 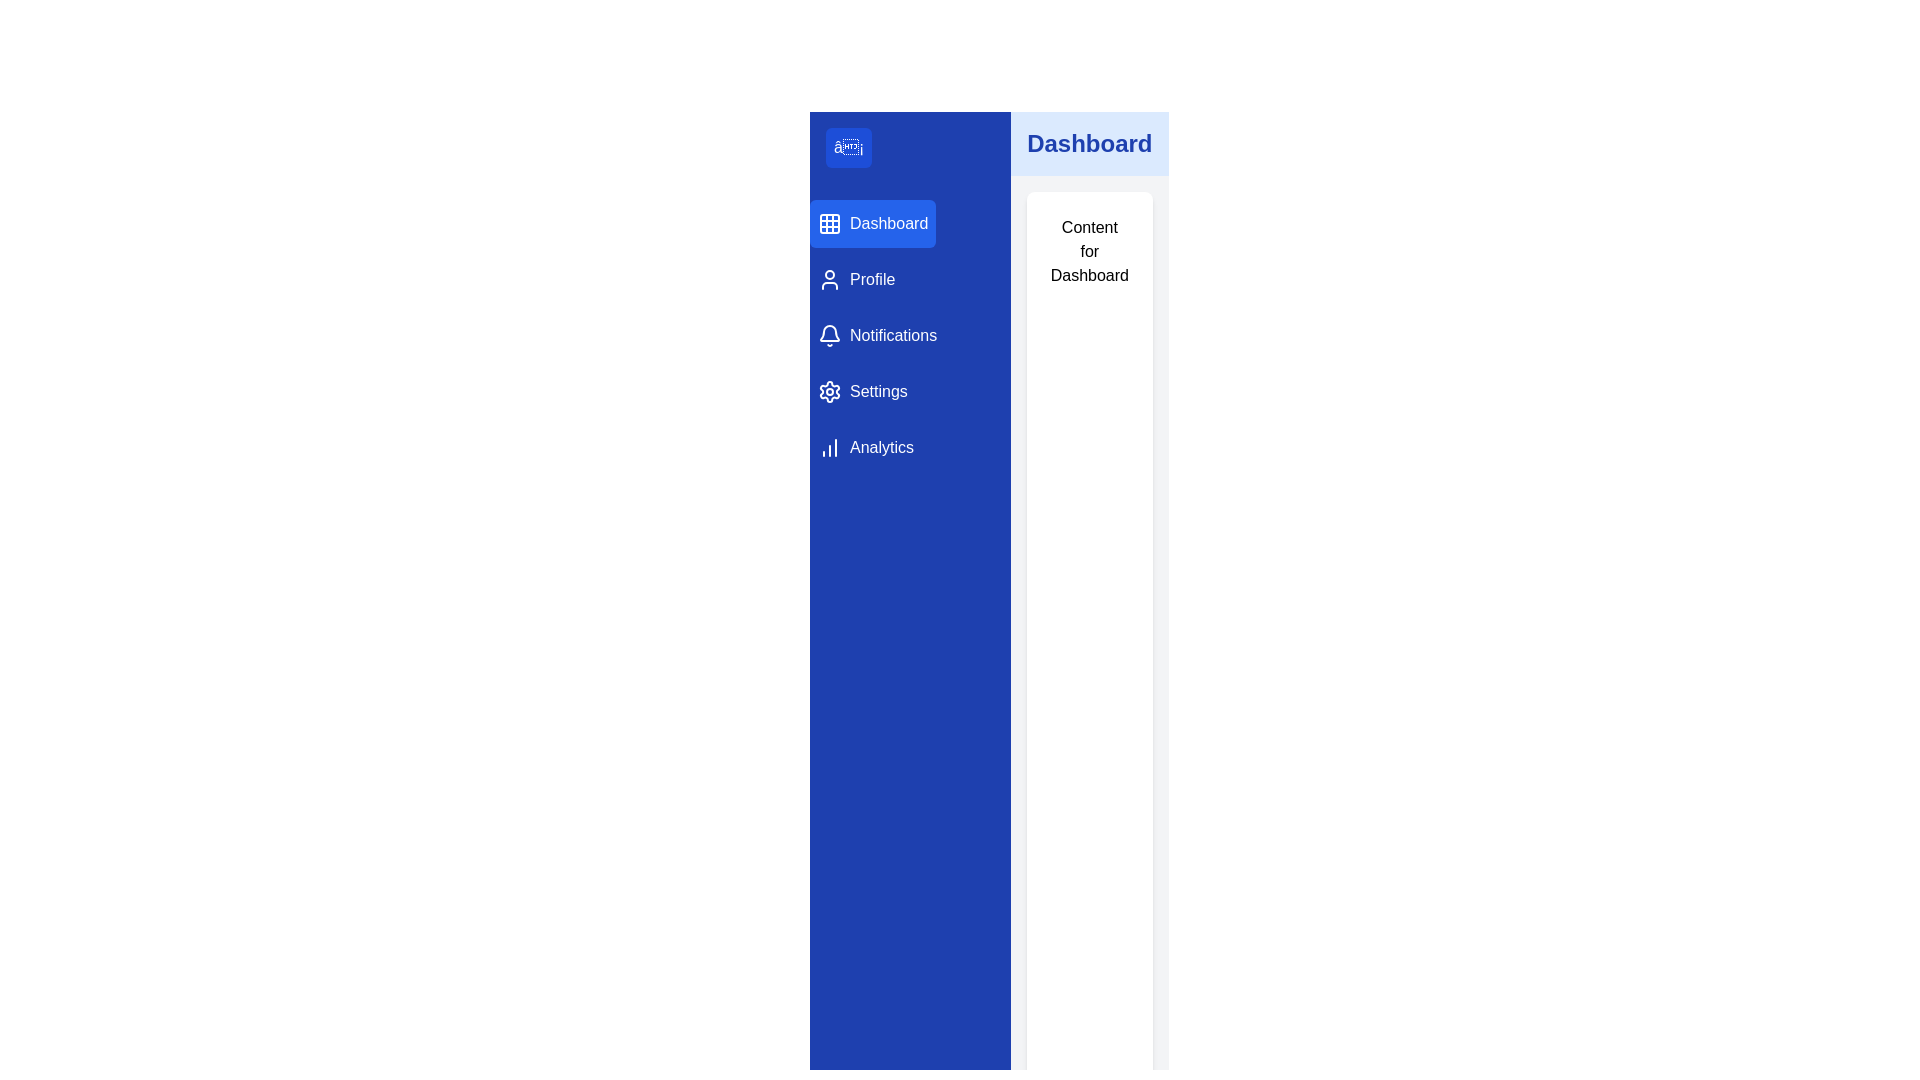 I want to click on the 'Profile' button in the vertical navigation menu, so click(x=856, y=280).